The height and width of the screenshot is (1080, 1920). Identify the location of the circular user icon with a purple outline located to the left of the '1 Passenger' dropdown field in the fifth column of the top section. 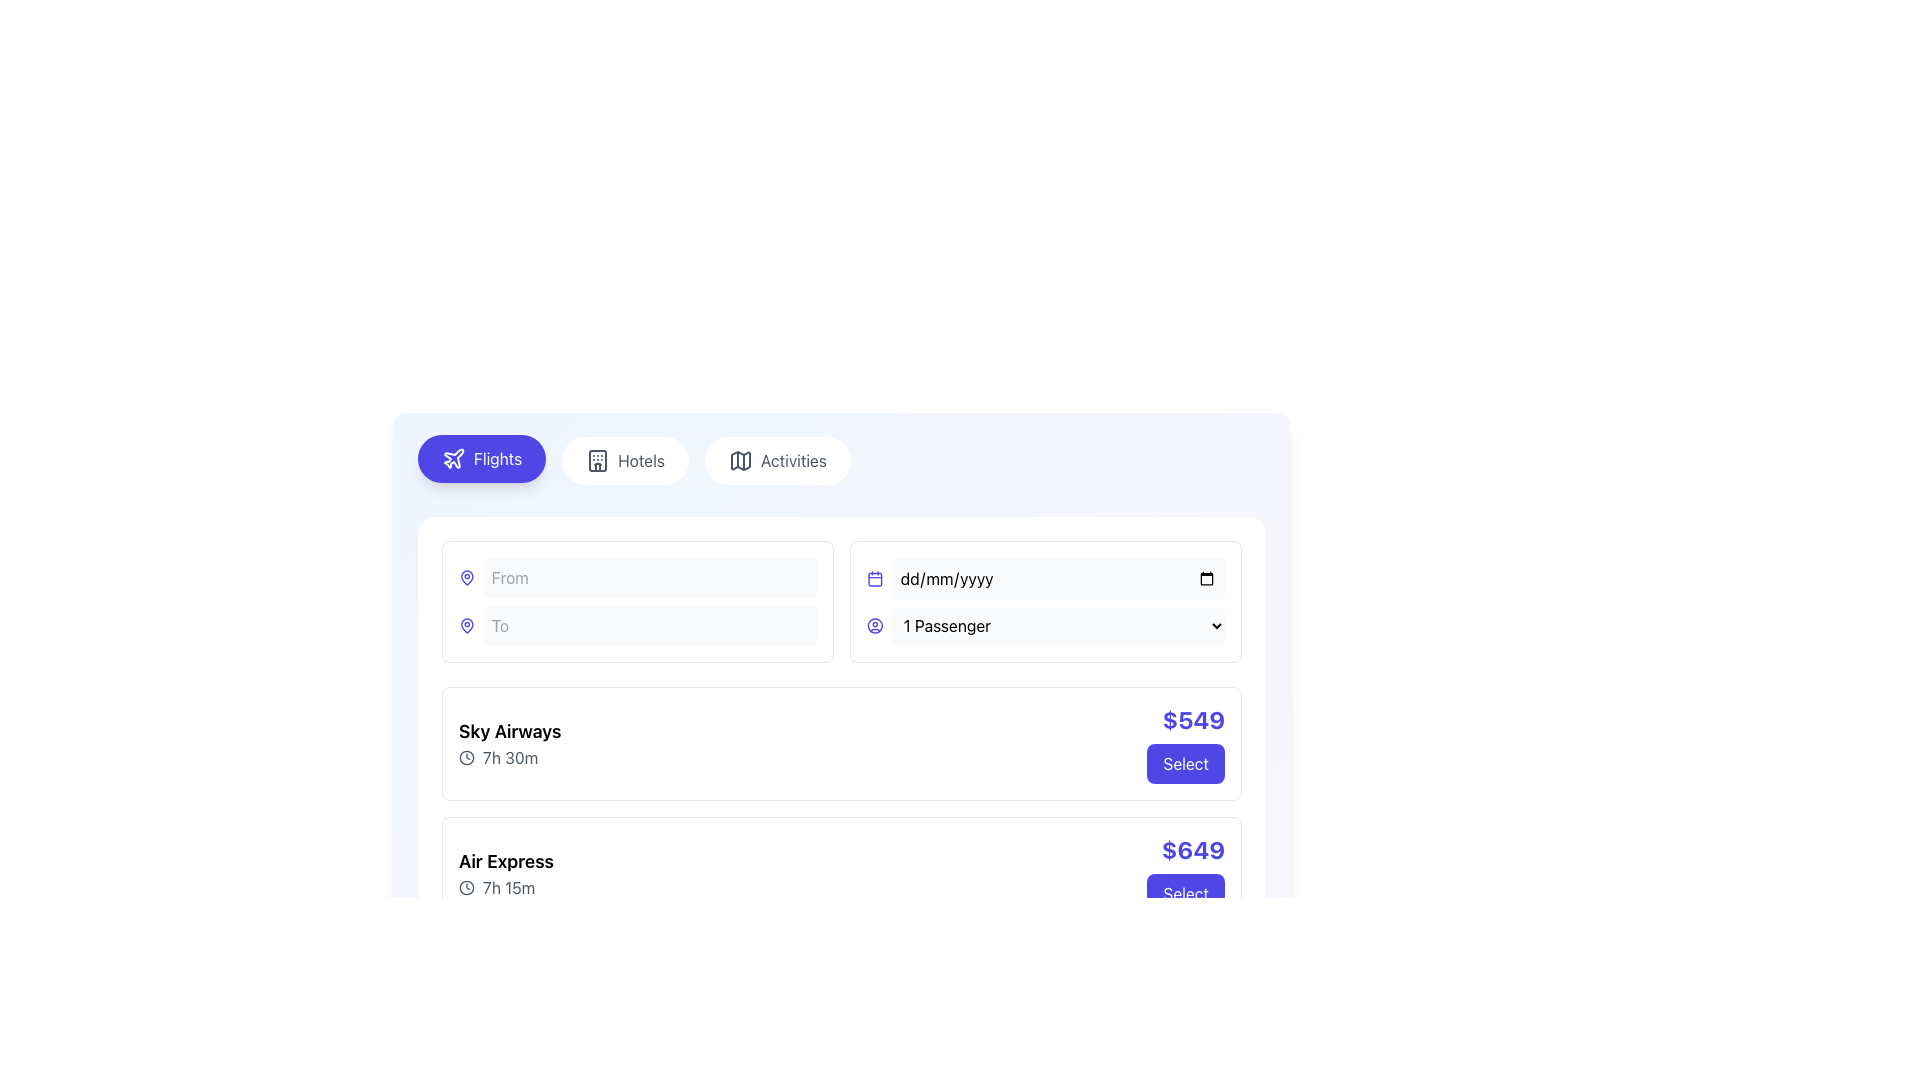
(875, 624).